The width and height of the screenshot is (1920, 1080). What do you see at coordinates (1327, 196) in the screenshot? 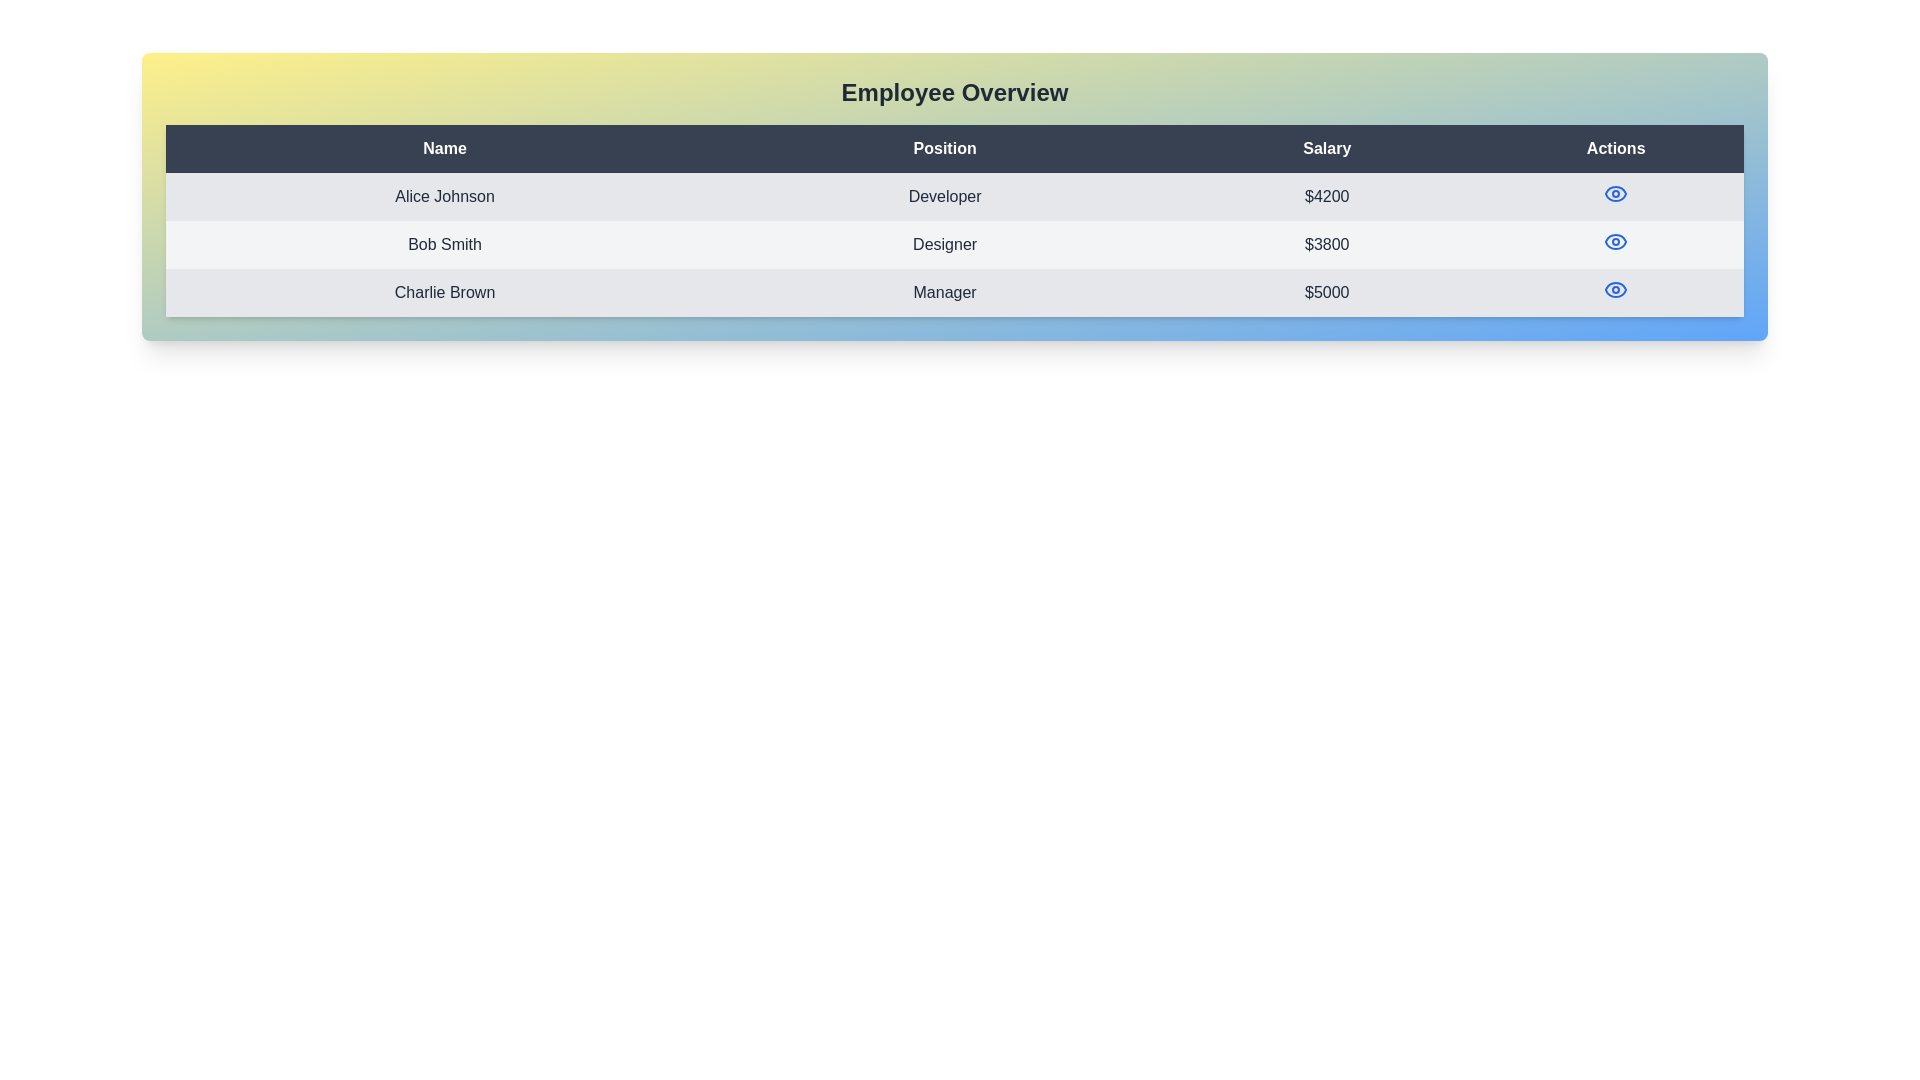
I see `the static text field displaying the salary '$4200' for the entry 'Alice Johnson' in the Salary column of the table` at bounding box center [1327, 196].